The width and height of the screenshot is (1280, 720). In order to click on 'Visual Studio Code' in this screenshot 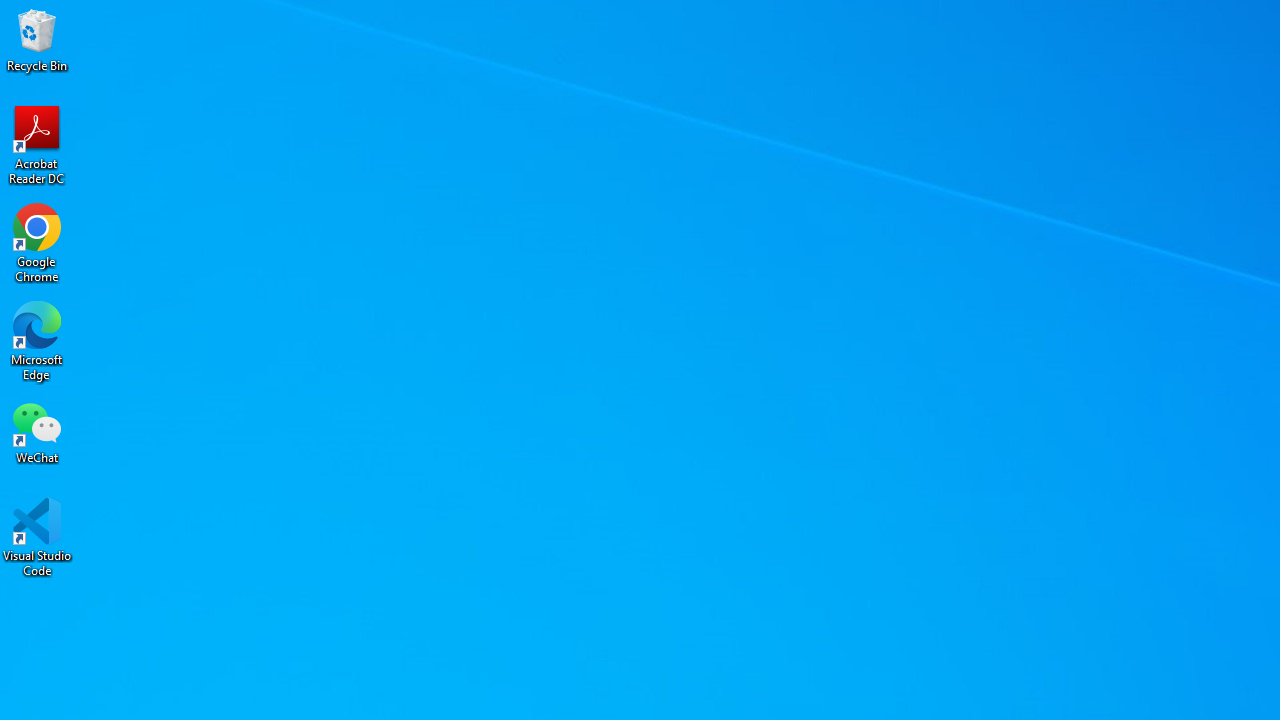, I will do `click(37, 536)`.